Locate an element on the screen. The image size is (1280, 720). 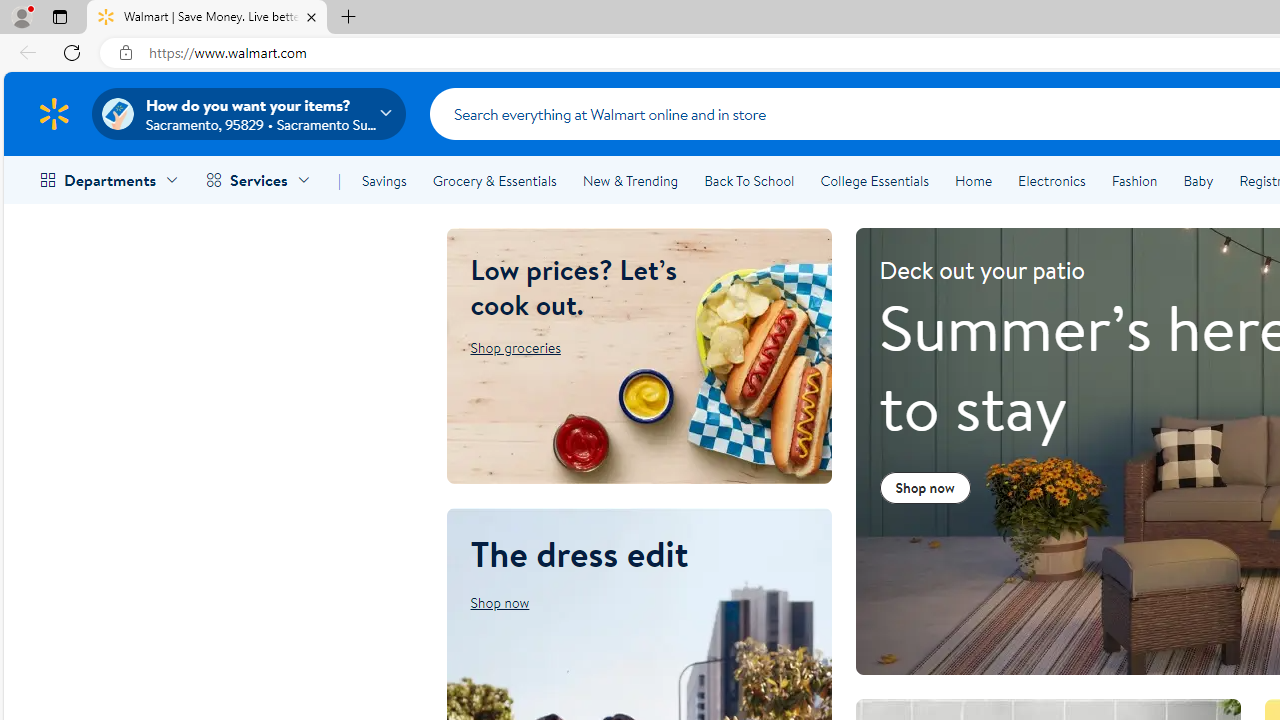
'Electronics' is located at coordinates (1050, 181).